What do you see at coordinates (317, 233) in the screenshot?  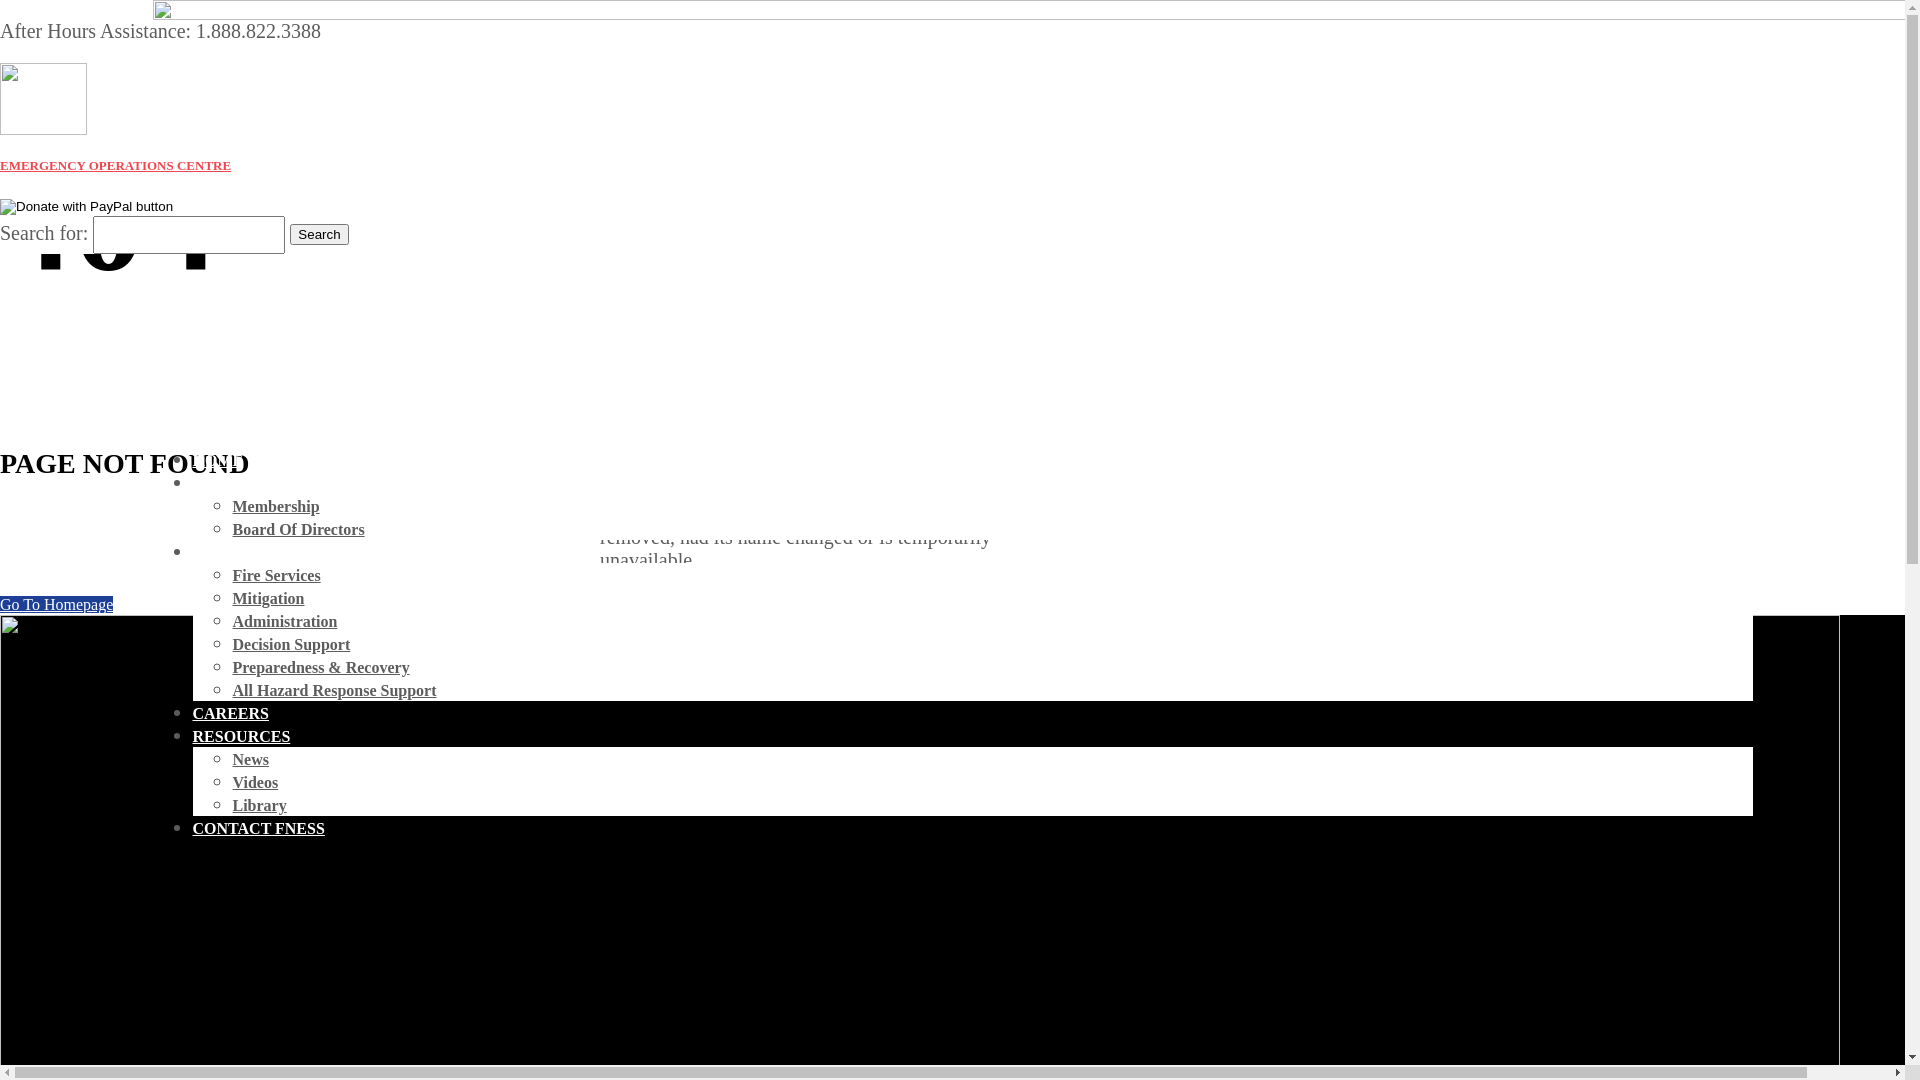 I see `'Search'` at bounding box center [317, 233].